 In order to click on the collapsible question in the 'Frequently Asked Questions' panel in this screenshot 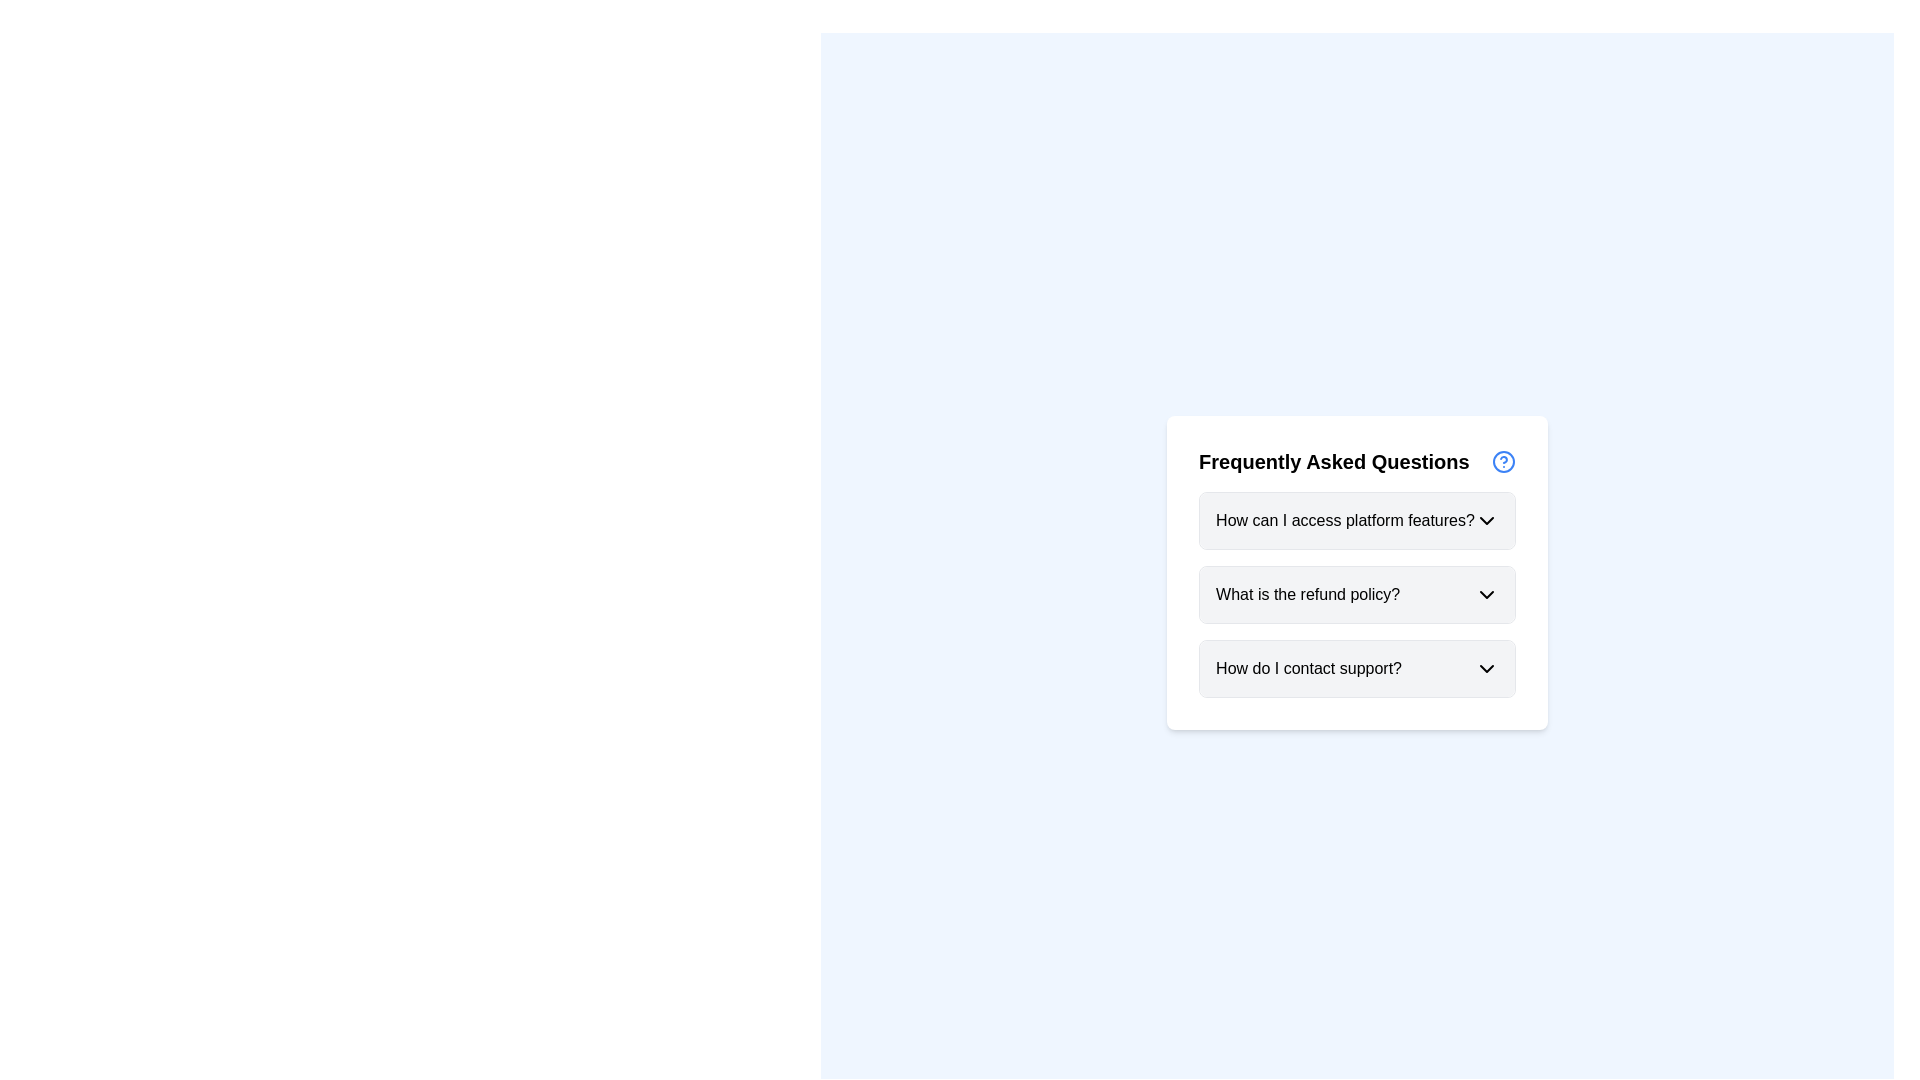, I will do `click(1357, 573)`.